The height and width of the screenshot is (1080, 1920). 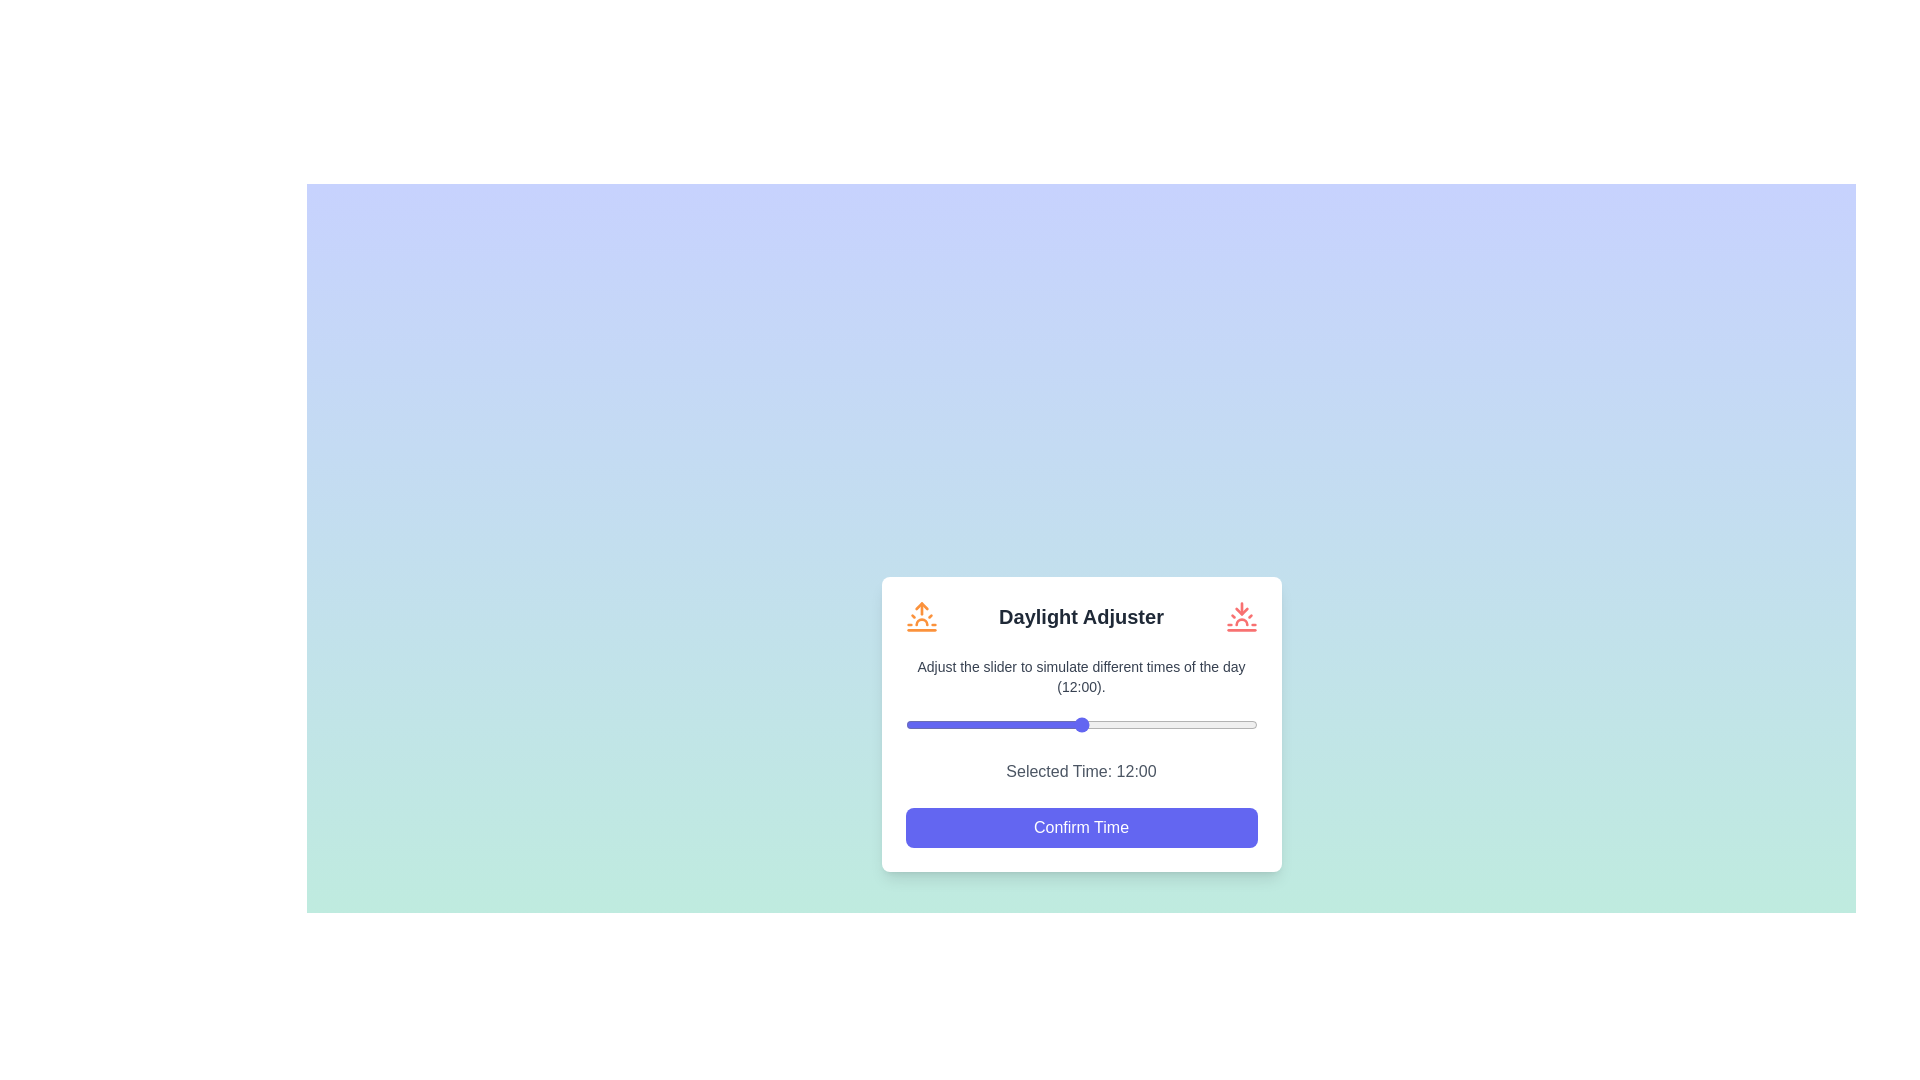 I want to click on the 'Confirm Time' button to set the selected time, so click(x=1080, y=827).